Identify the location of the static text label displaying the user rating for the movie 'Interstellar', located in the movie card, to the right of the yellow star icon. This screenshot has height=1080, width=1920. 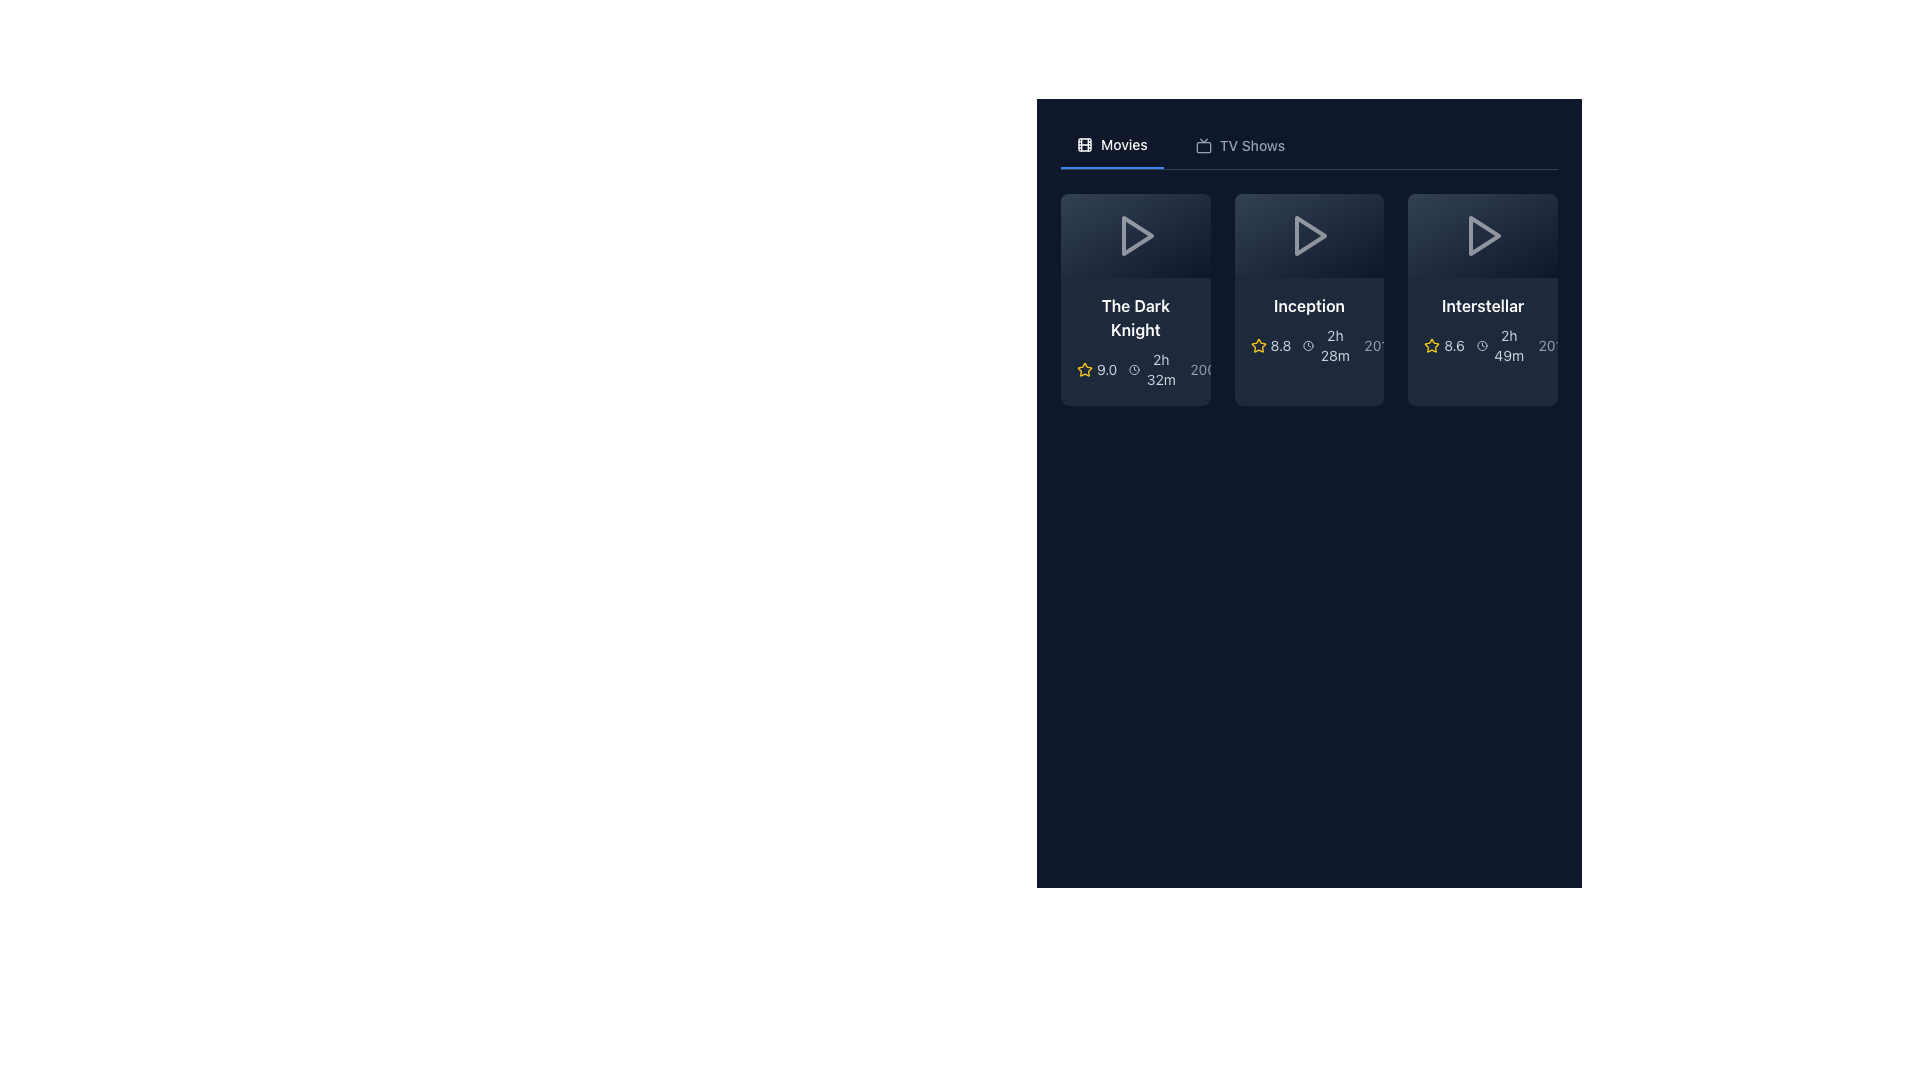
(1444, 345).